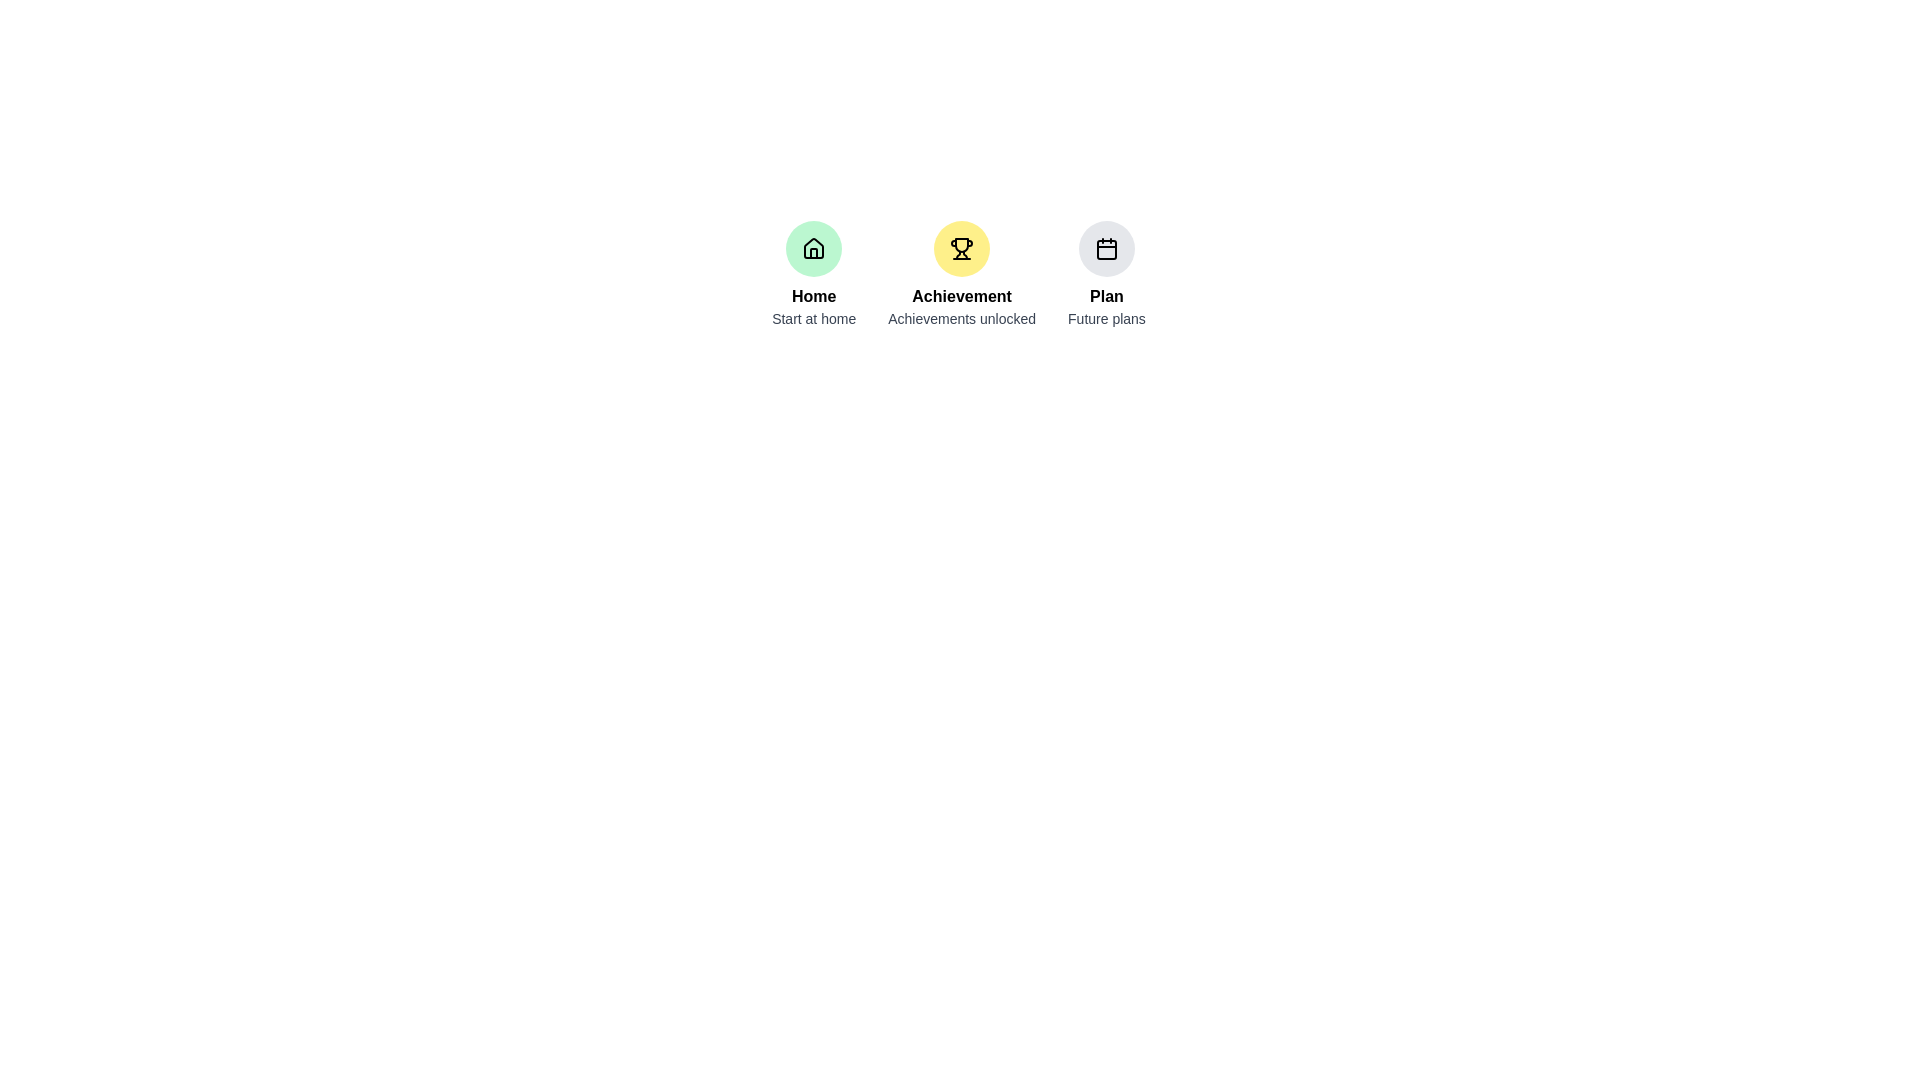  I want to click on bold text 'Achievement' displayed in black color, positioned below the yellow trophy icon and above the text 'Achievements unlocked', so click(962, 297).